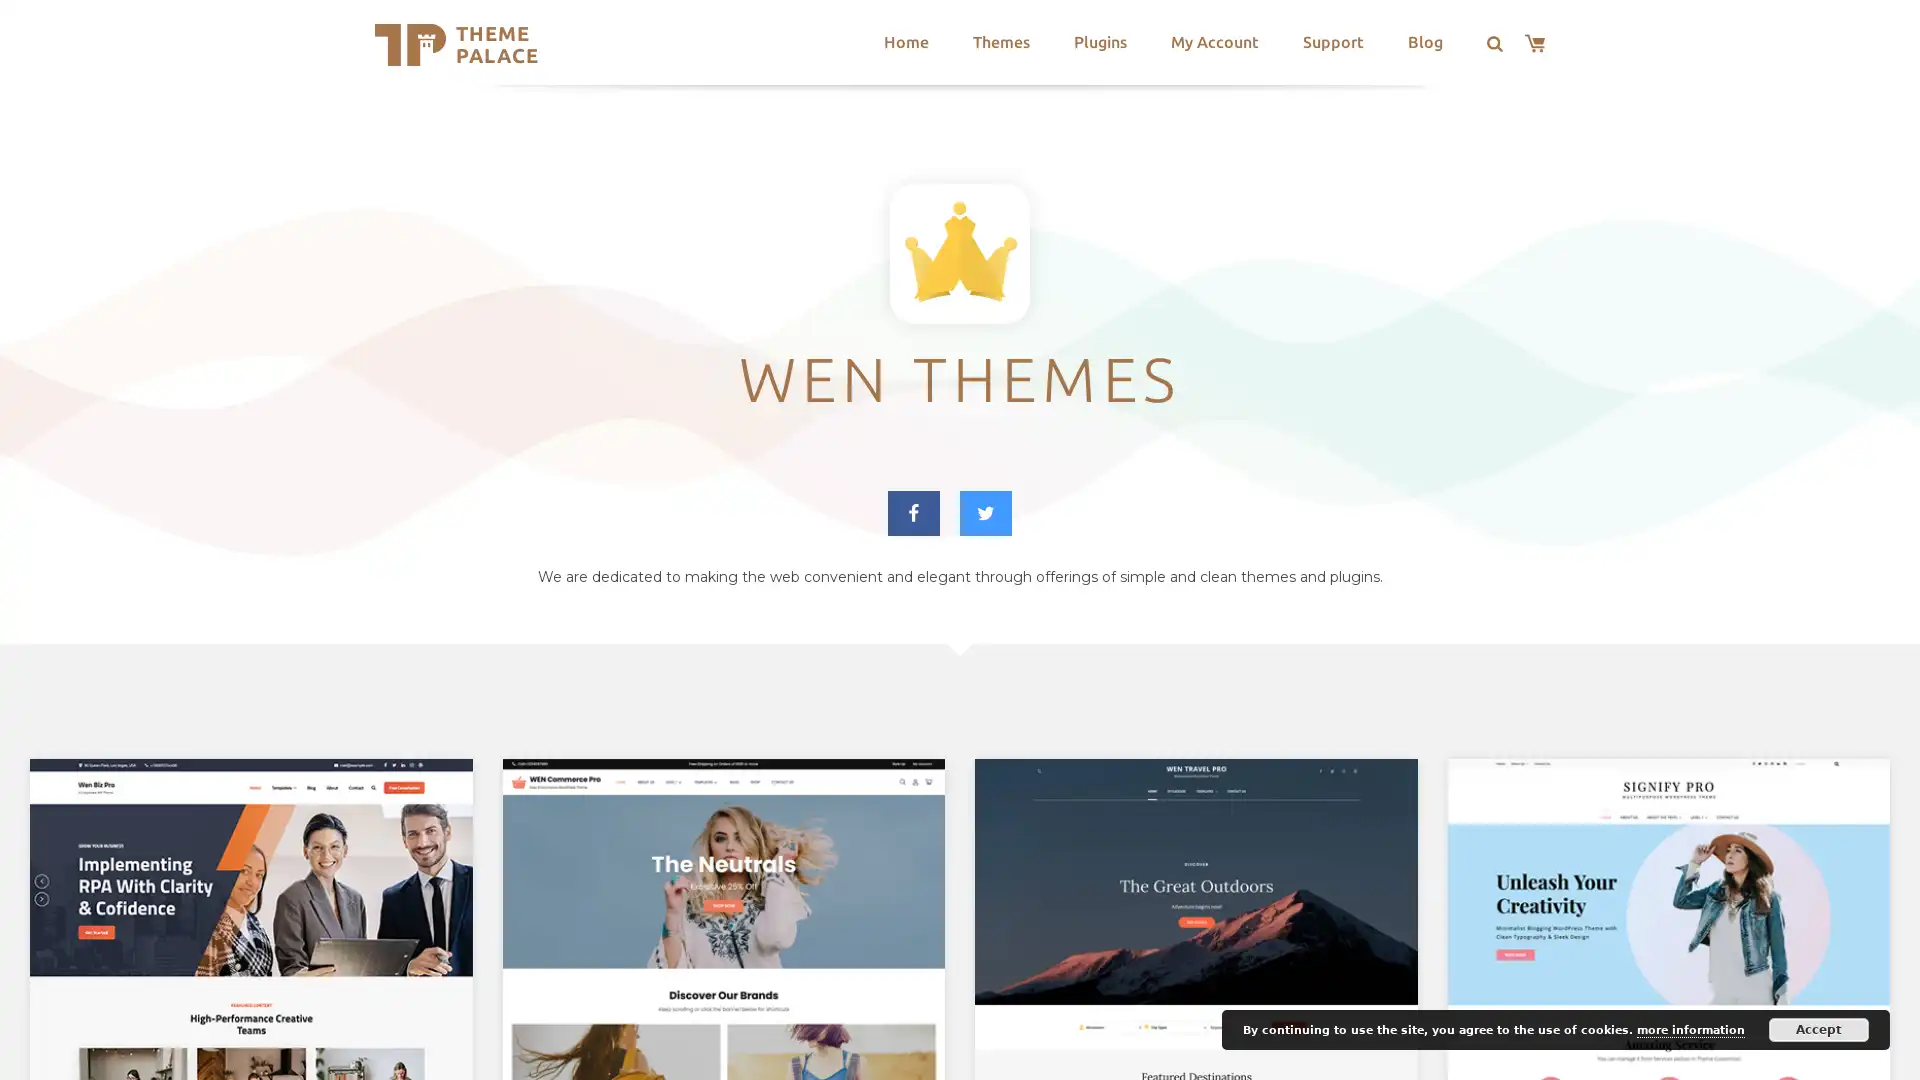 The image size is (1920, 1080). I want to click on Search, so click(617, 45).